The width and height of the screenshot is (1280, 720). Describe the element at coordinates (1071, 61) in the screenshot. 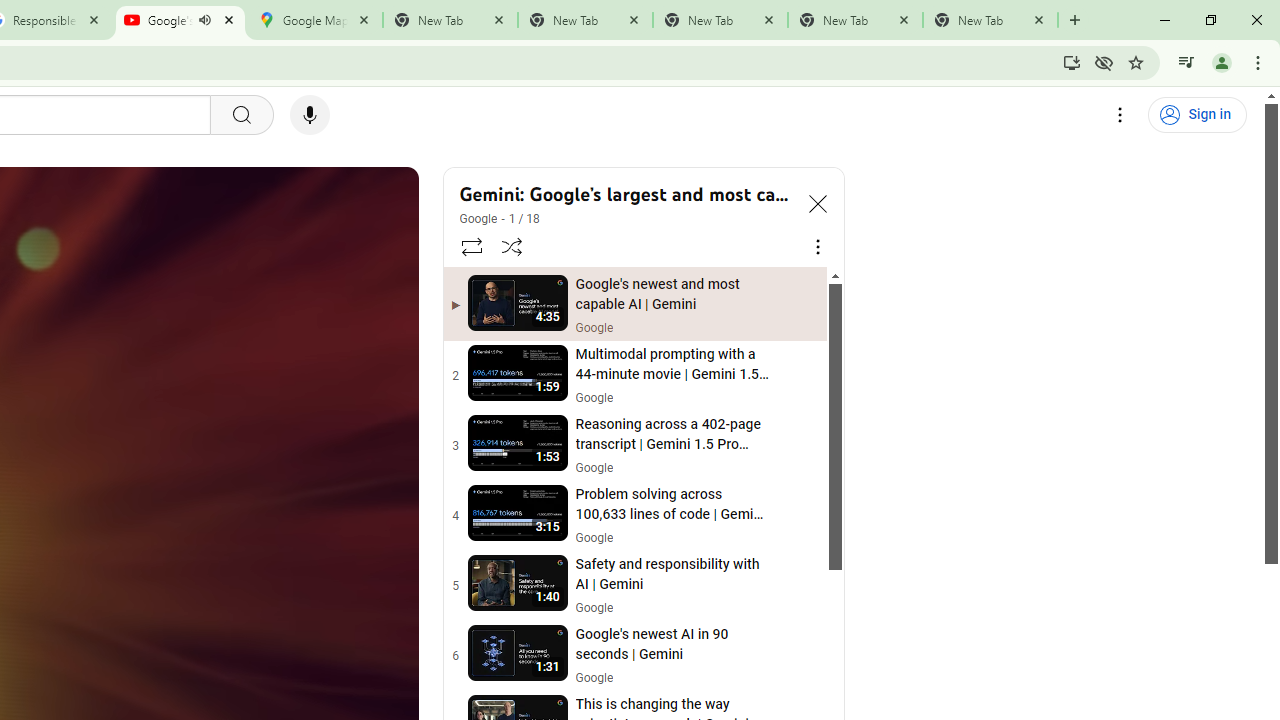

I see `'Install YouTube'` at that location.